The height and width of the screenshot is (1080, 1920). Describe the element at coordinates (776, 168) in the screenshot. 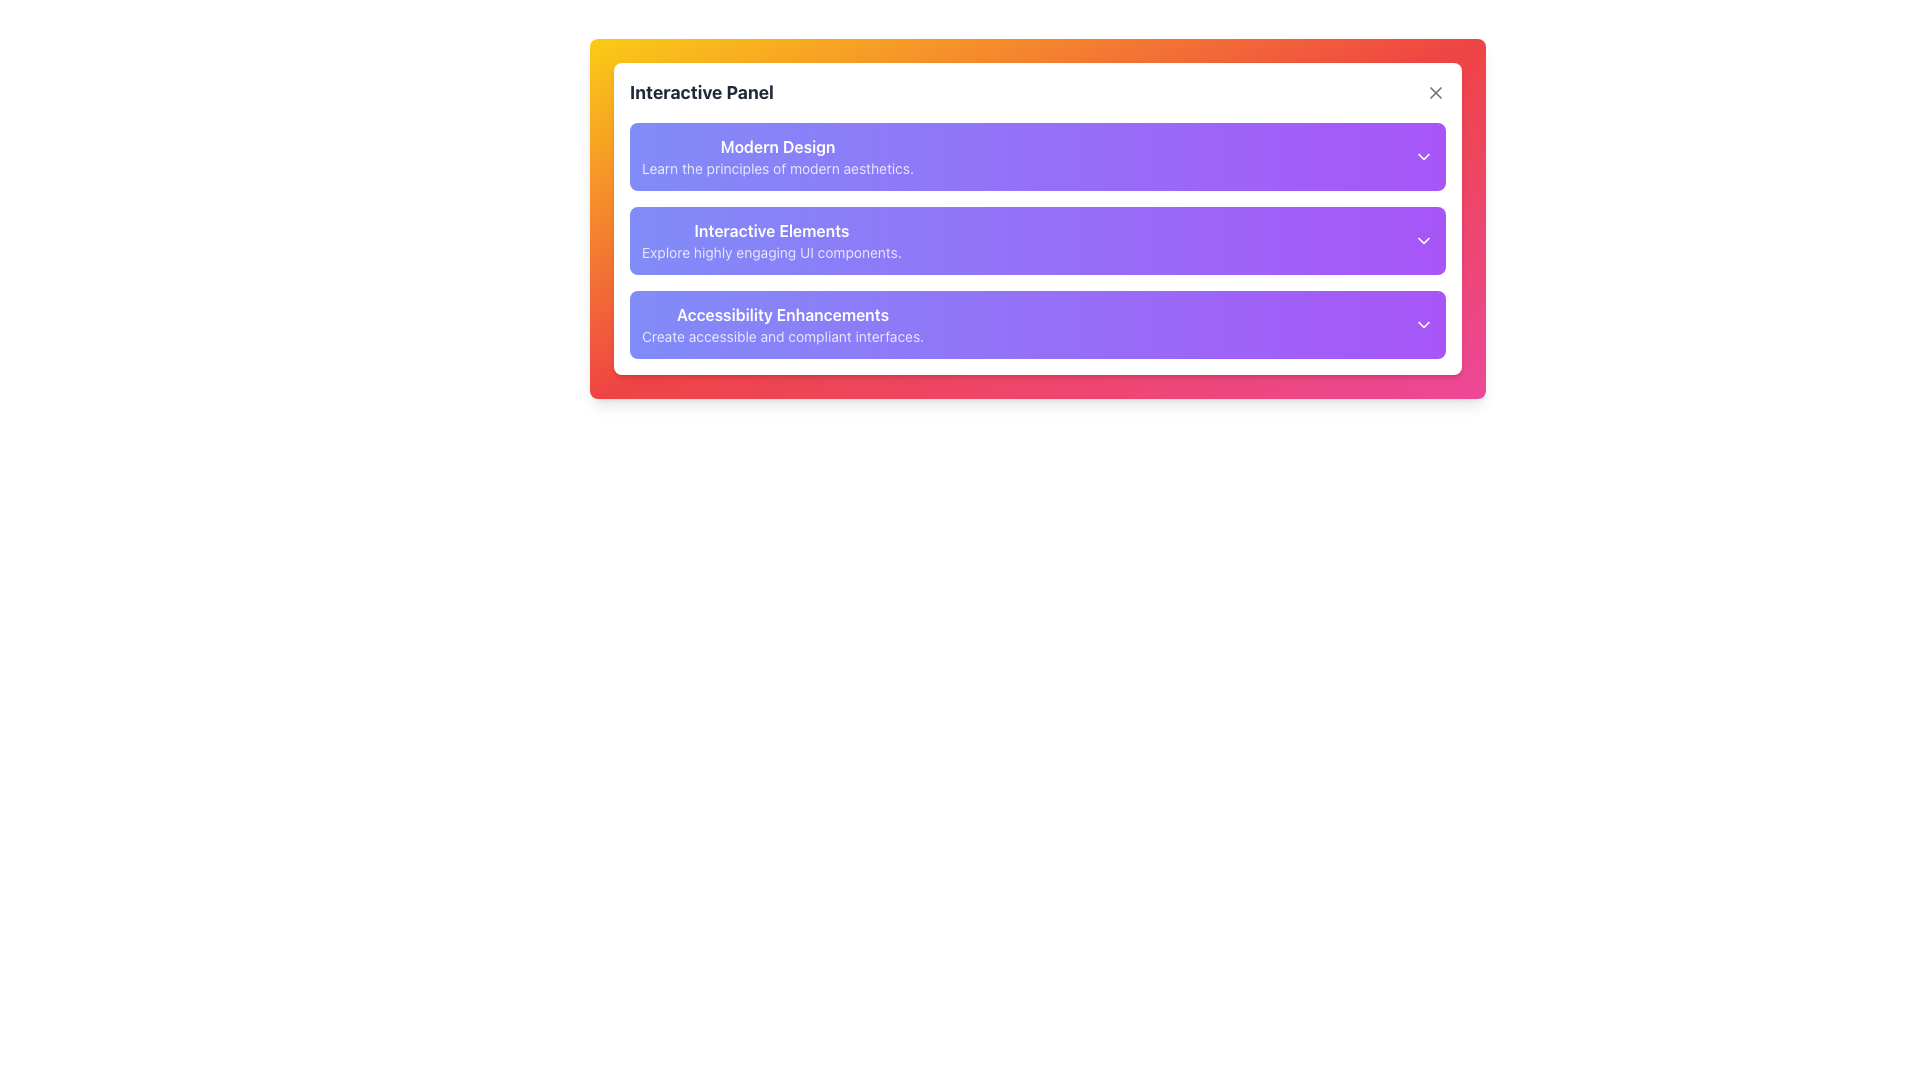

I see `the descriptive text label located directly below the heading 'Modern Design' within the UI panel` at that location.